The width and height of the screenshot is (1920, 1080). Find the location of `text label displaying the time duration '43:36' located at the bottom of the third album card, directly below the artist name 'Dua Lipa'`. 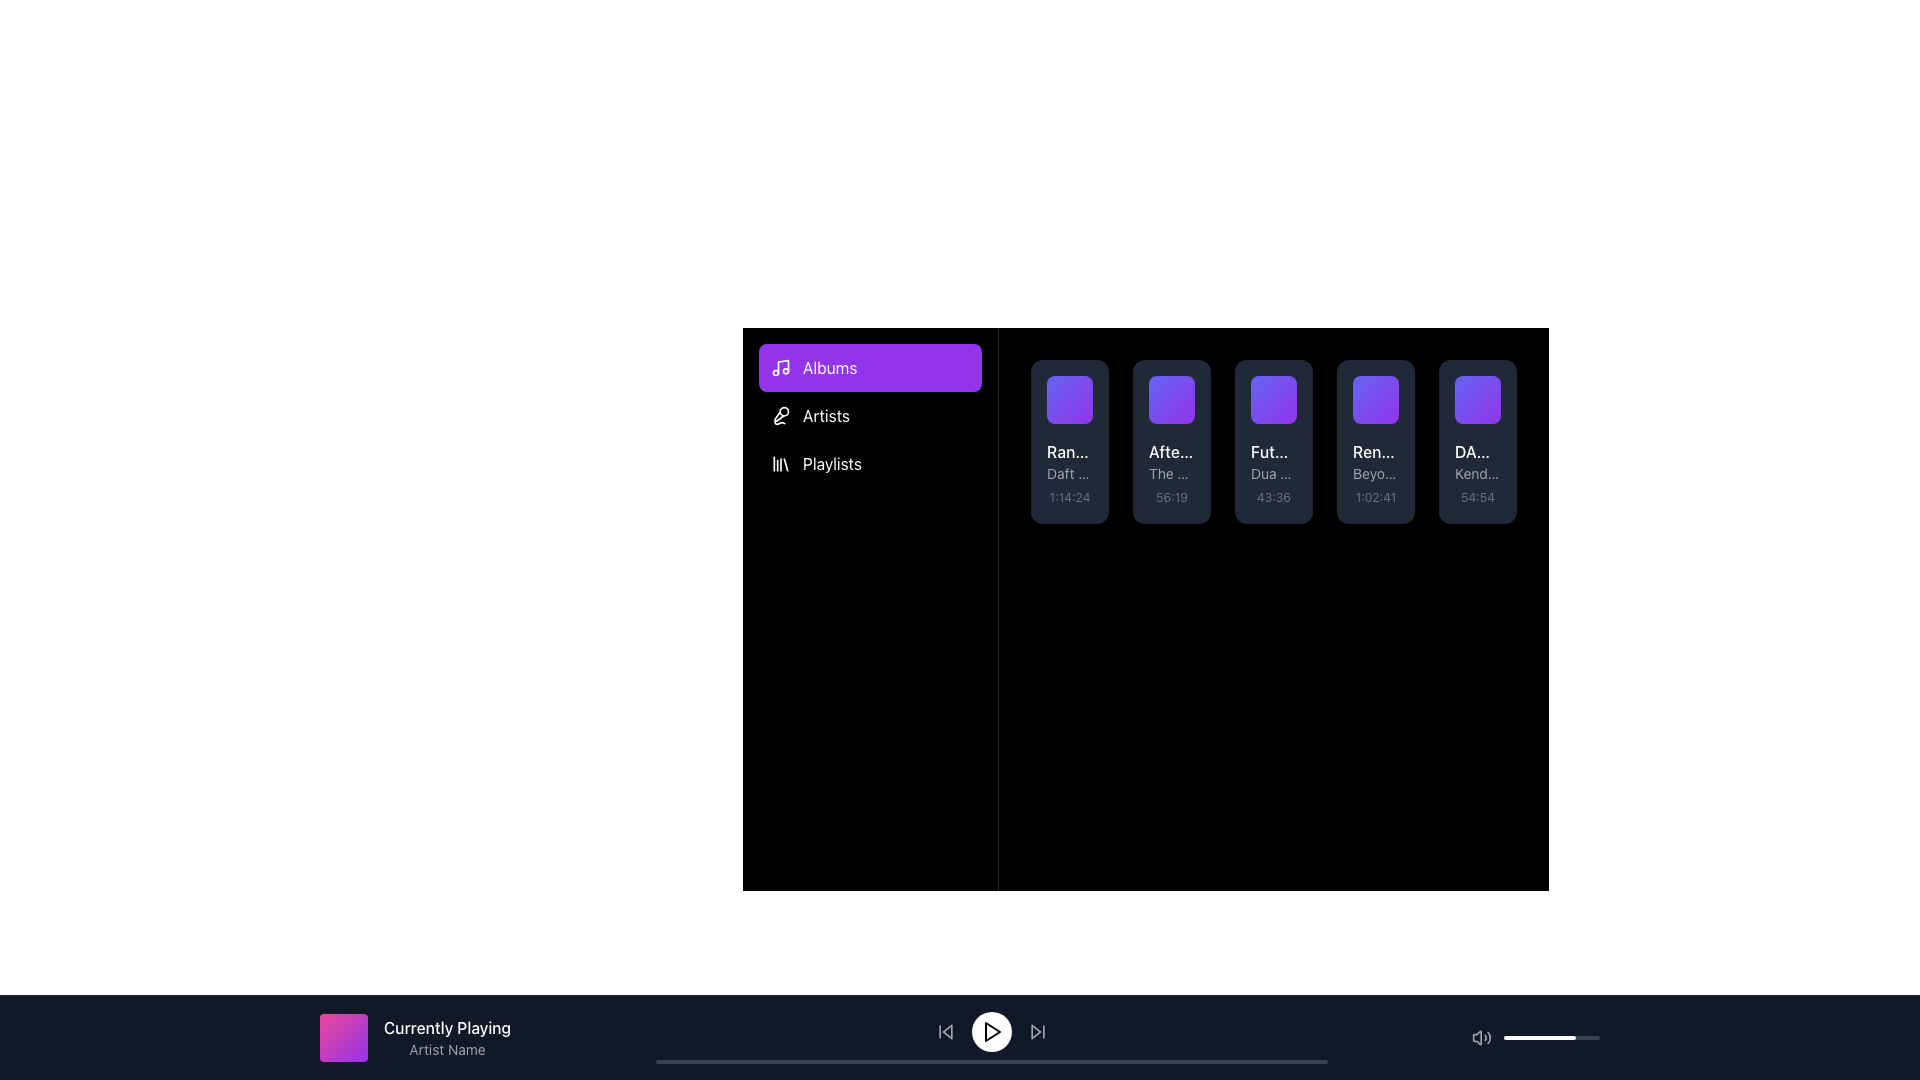

text label displaying the time duration '43:36' located at the bottom of the third album card, directly below the artist name 'Dua Lipa' is located at coordinates (1272, 496).